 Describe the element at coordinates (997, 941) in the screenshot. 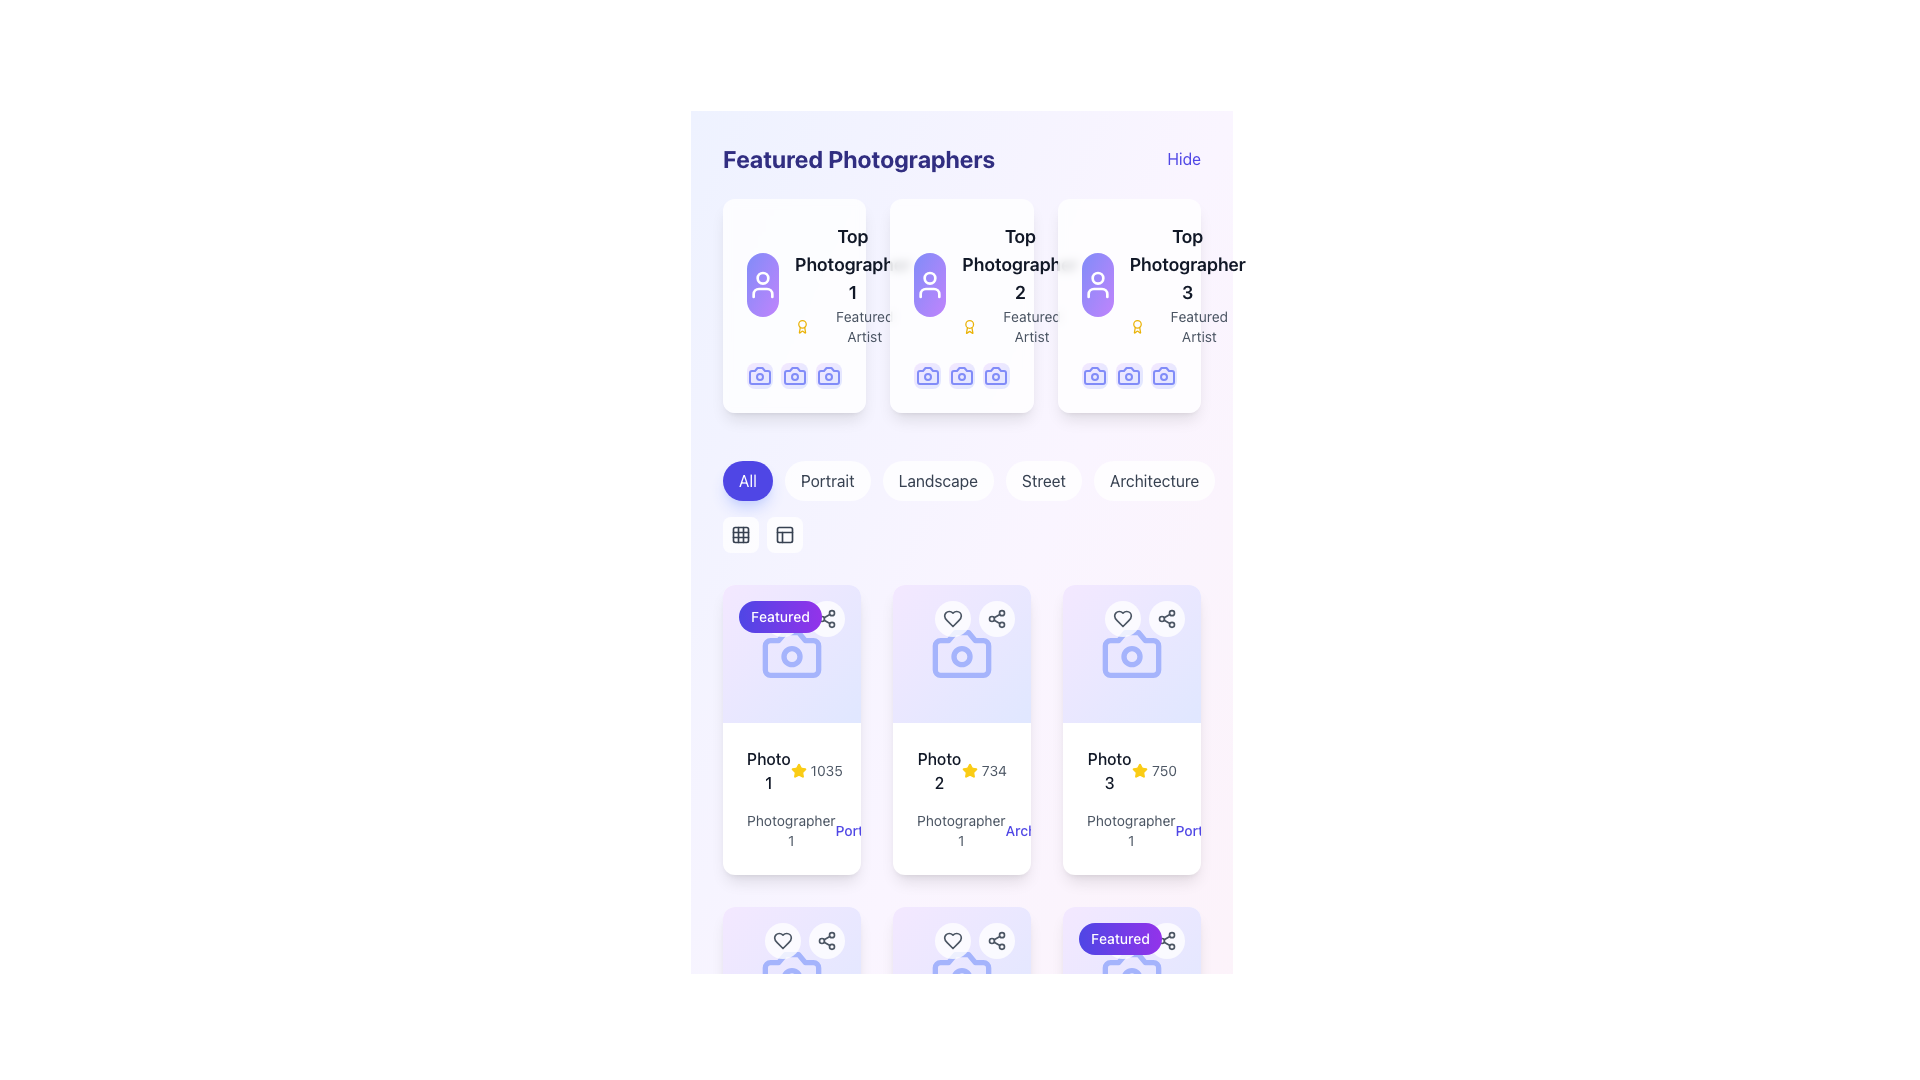

I see `the share icon located in the top-right corner of the card` at that location.